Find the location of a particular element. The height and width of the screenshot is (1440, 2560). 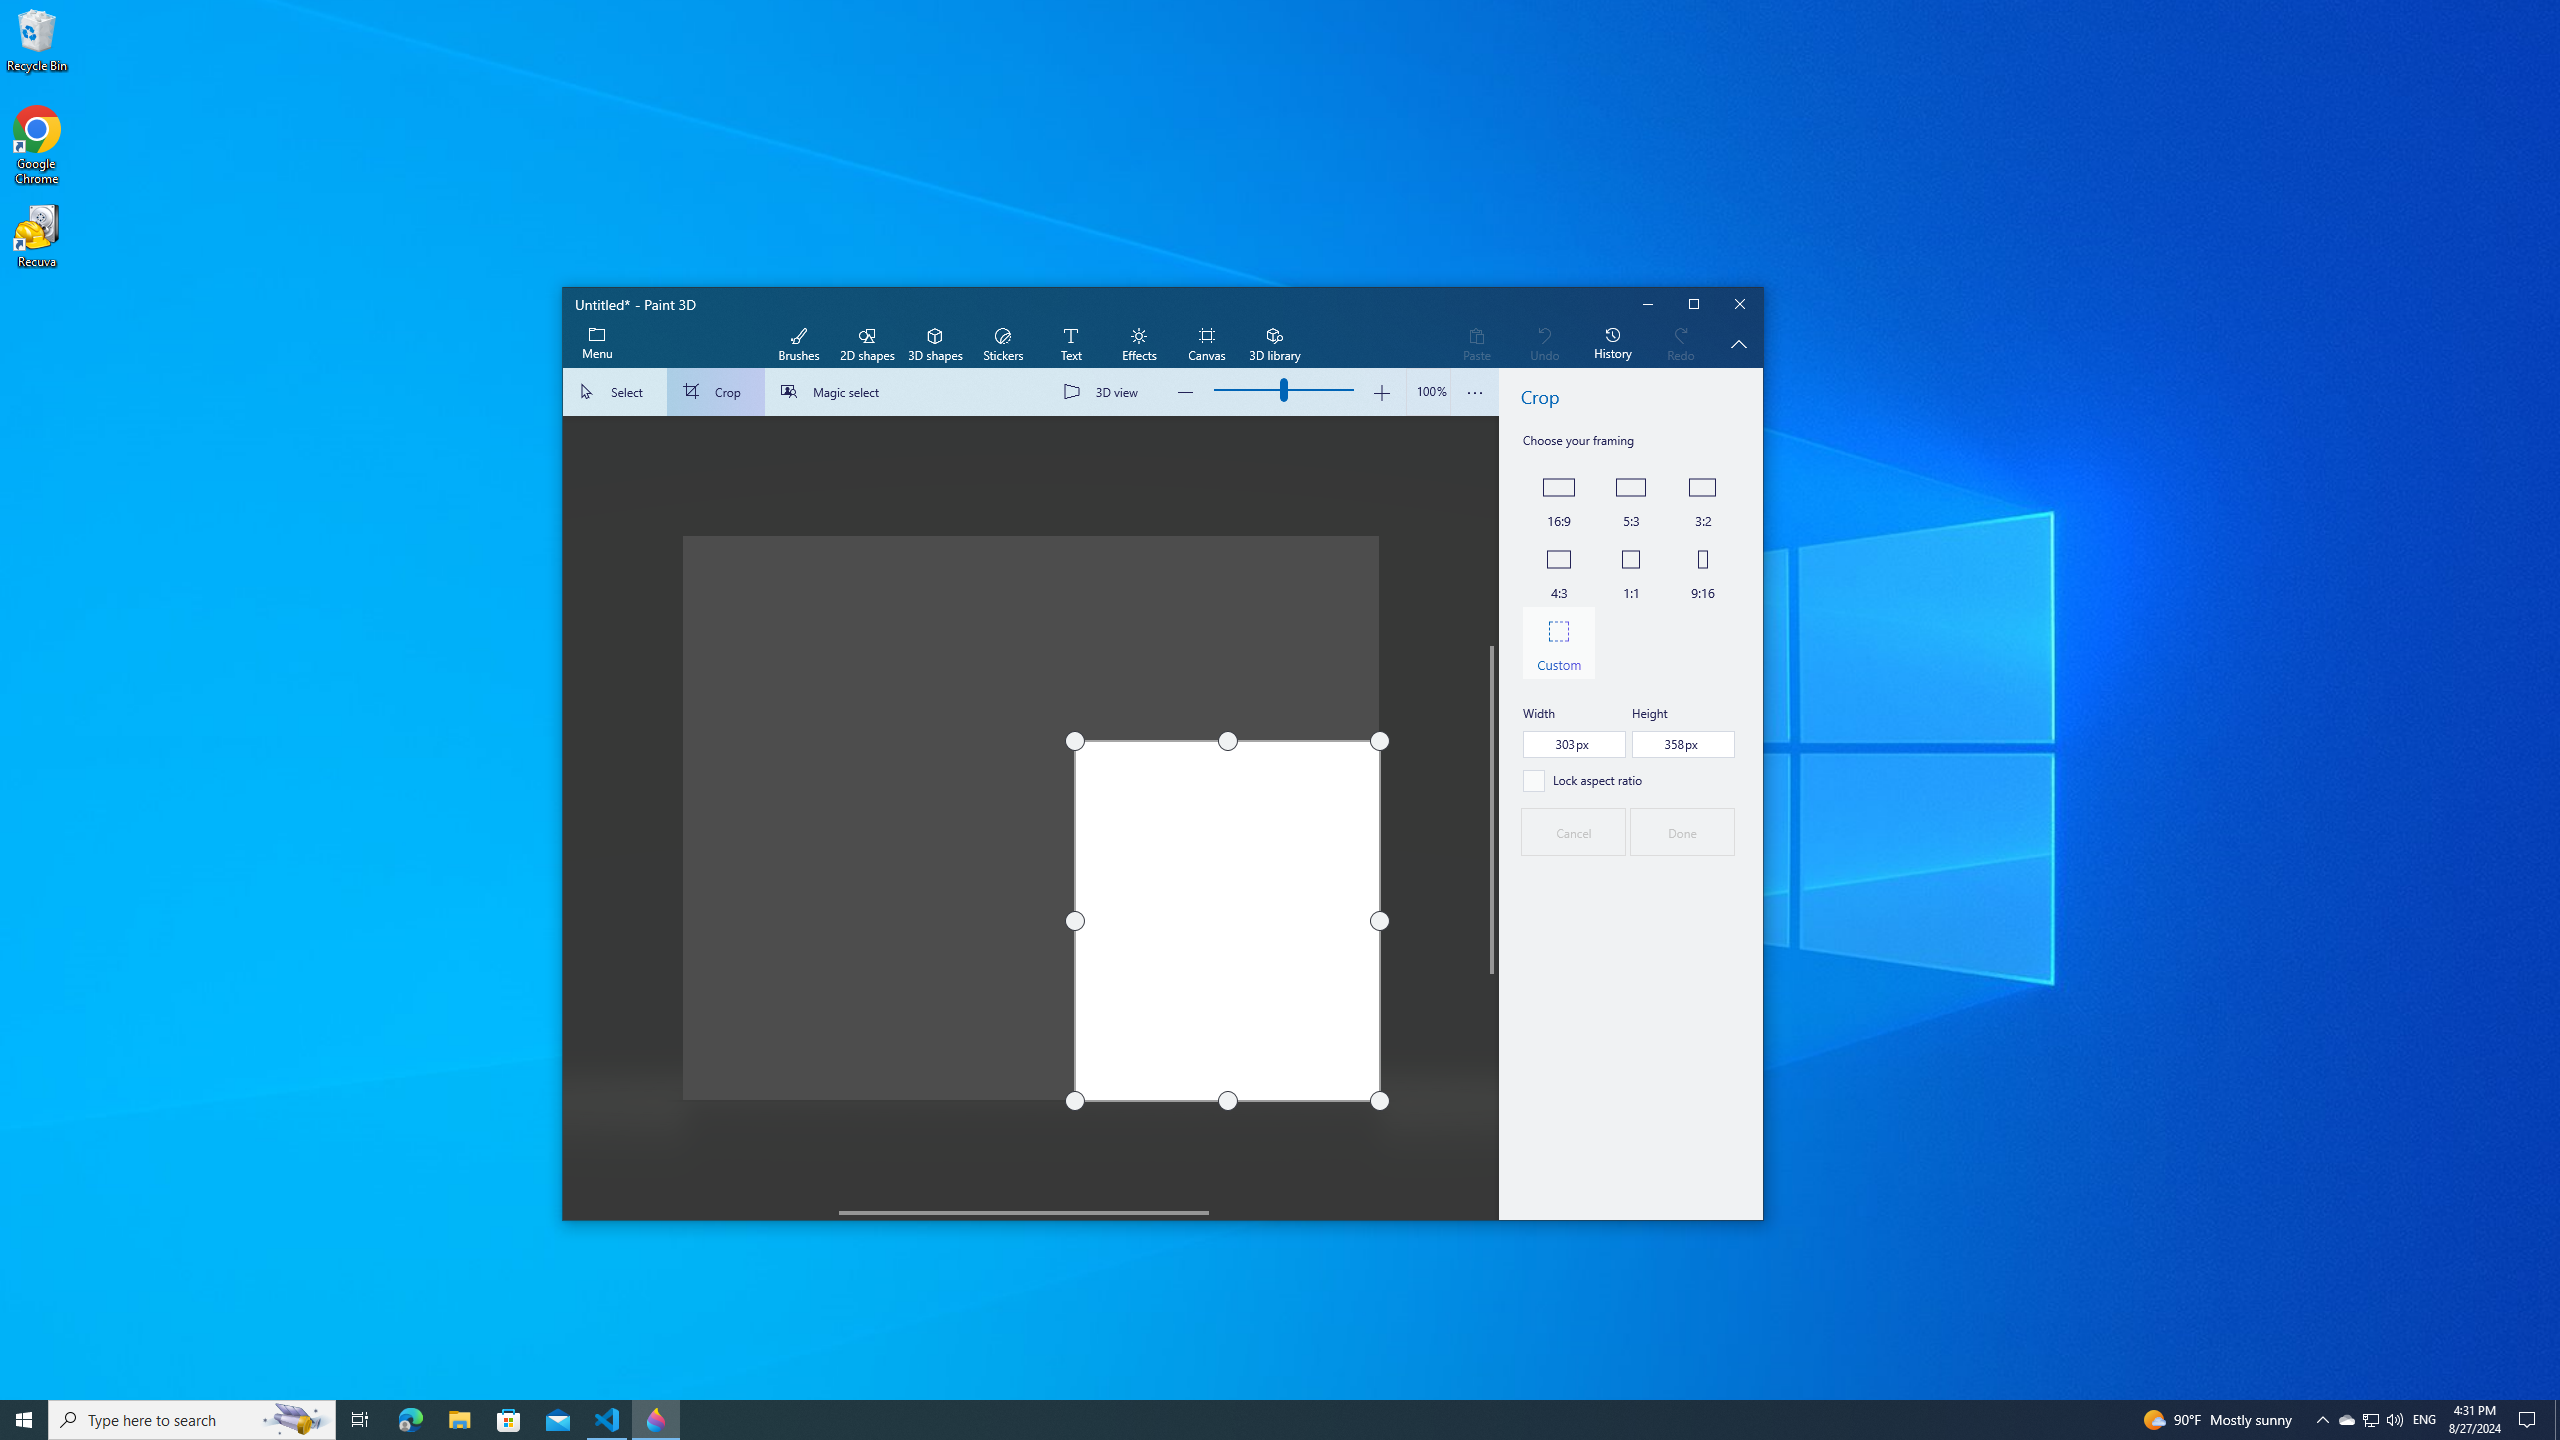

'Paint 3D - 1 running window' is located at coordinates (656, 1418).